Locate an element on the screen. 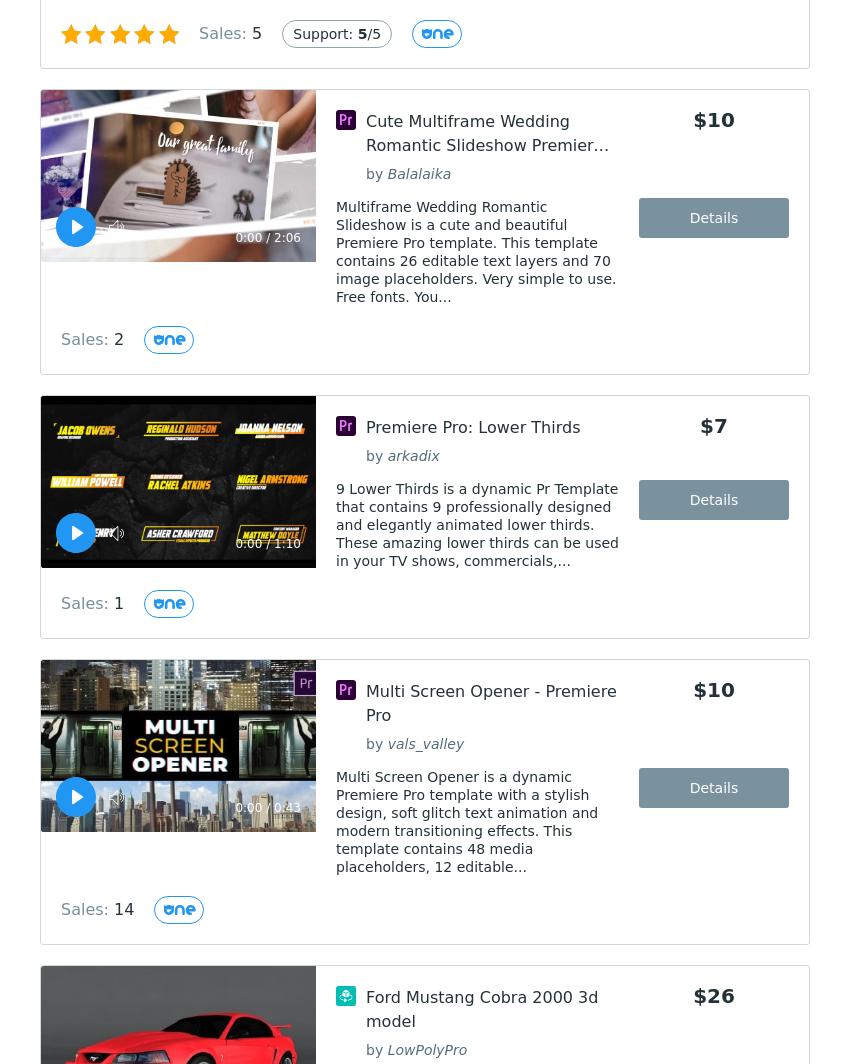  'Cute Multiframe Wedding Romantic Slideshow Premiere Pro Template' is located at coordinates (484, 145).